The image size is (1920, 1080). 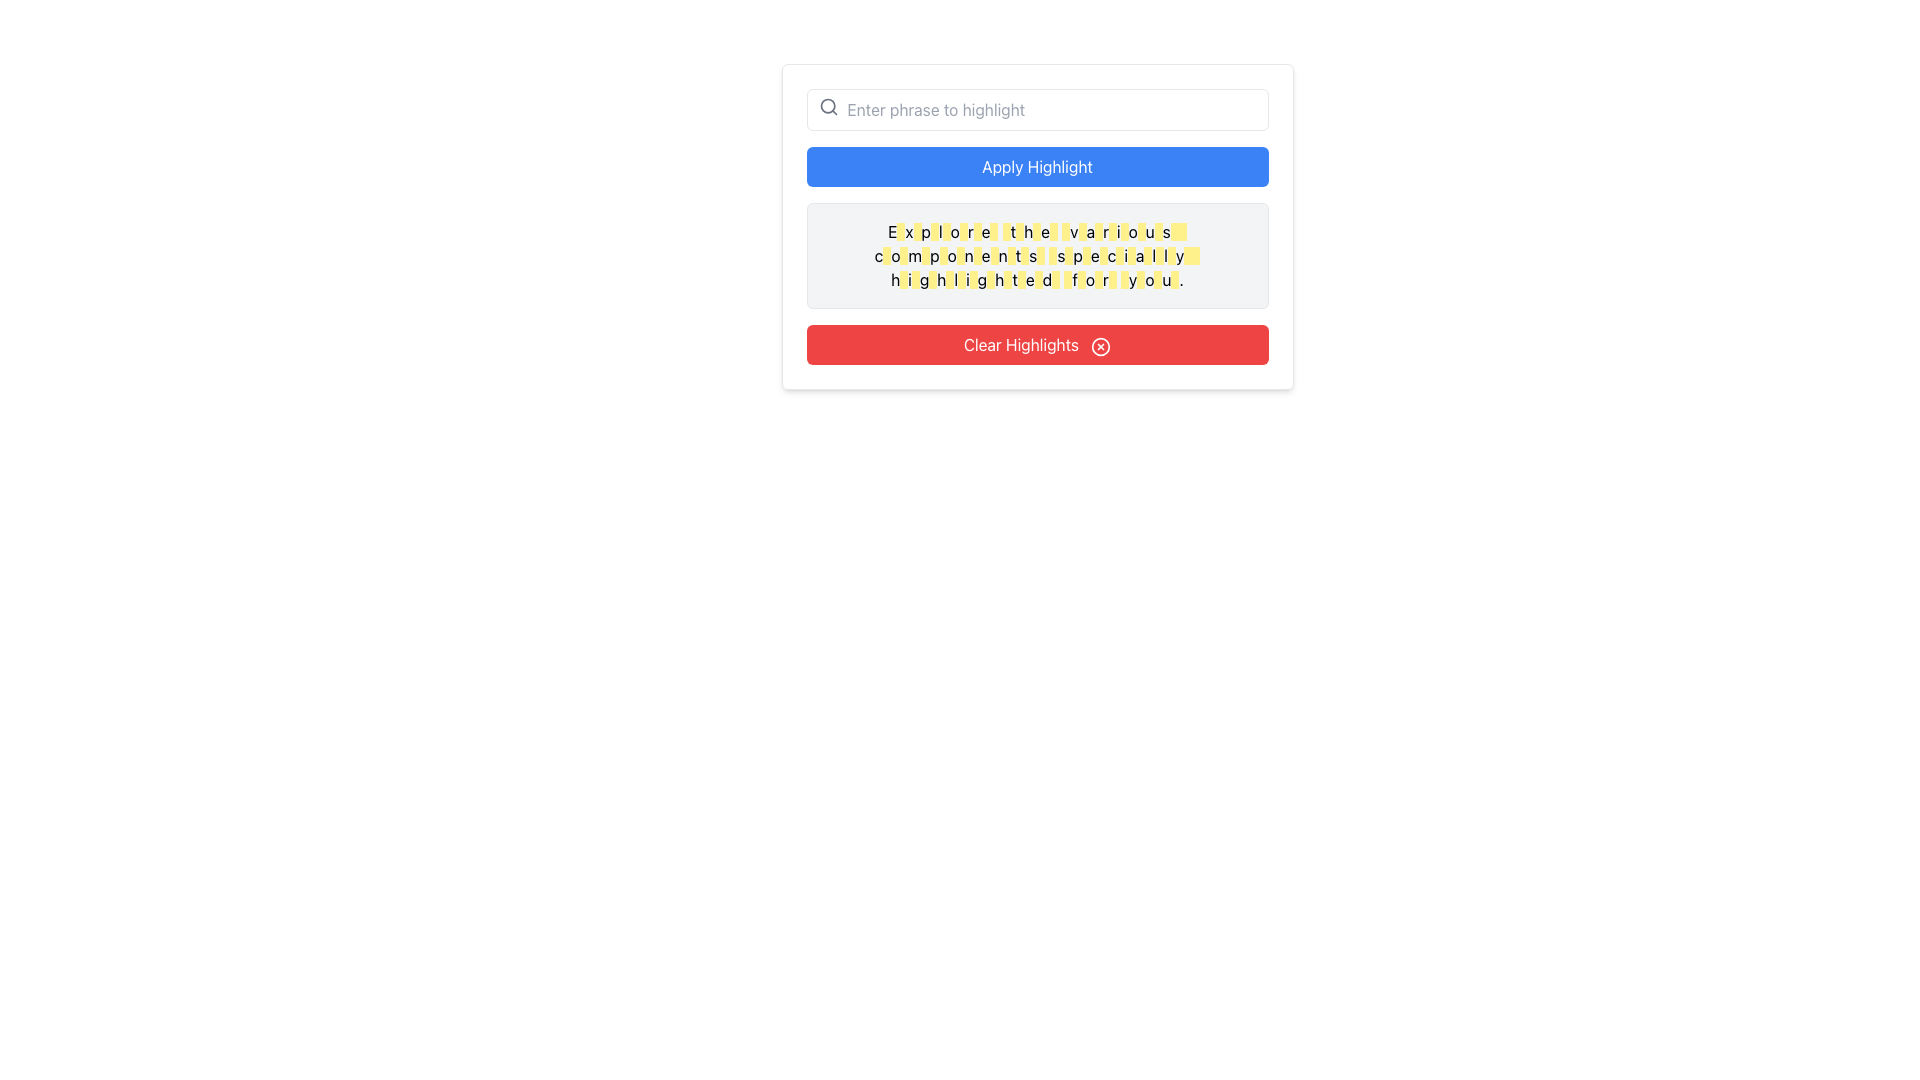 I want to click on Decorative highlight block that emphasizes the text in the message 'Explore the various components specially highlighted for you.', so click(x=1040, y=254).